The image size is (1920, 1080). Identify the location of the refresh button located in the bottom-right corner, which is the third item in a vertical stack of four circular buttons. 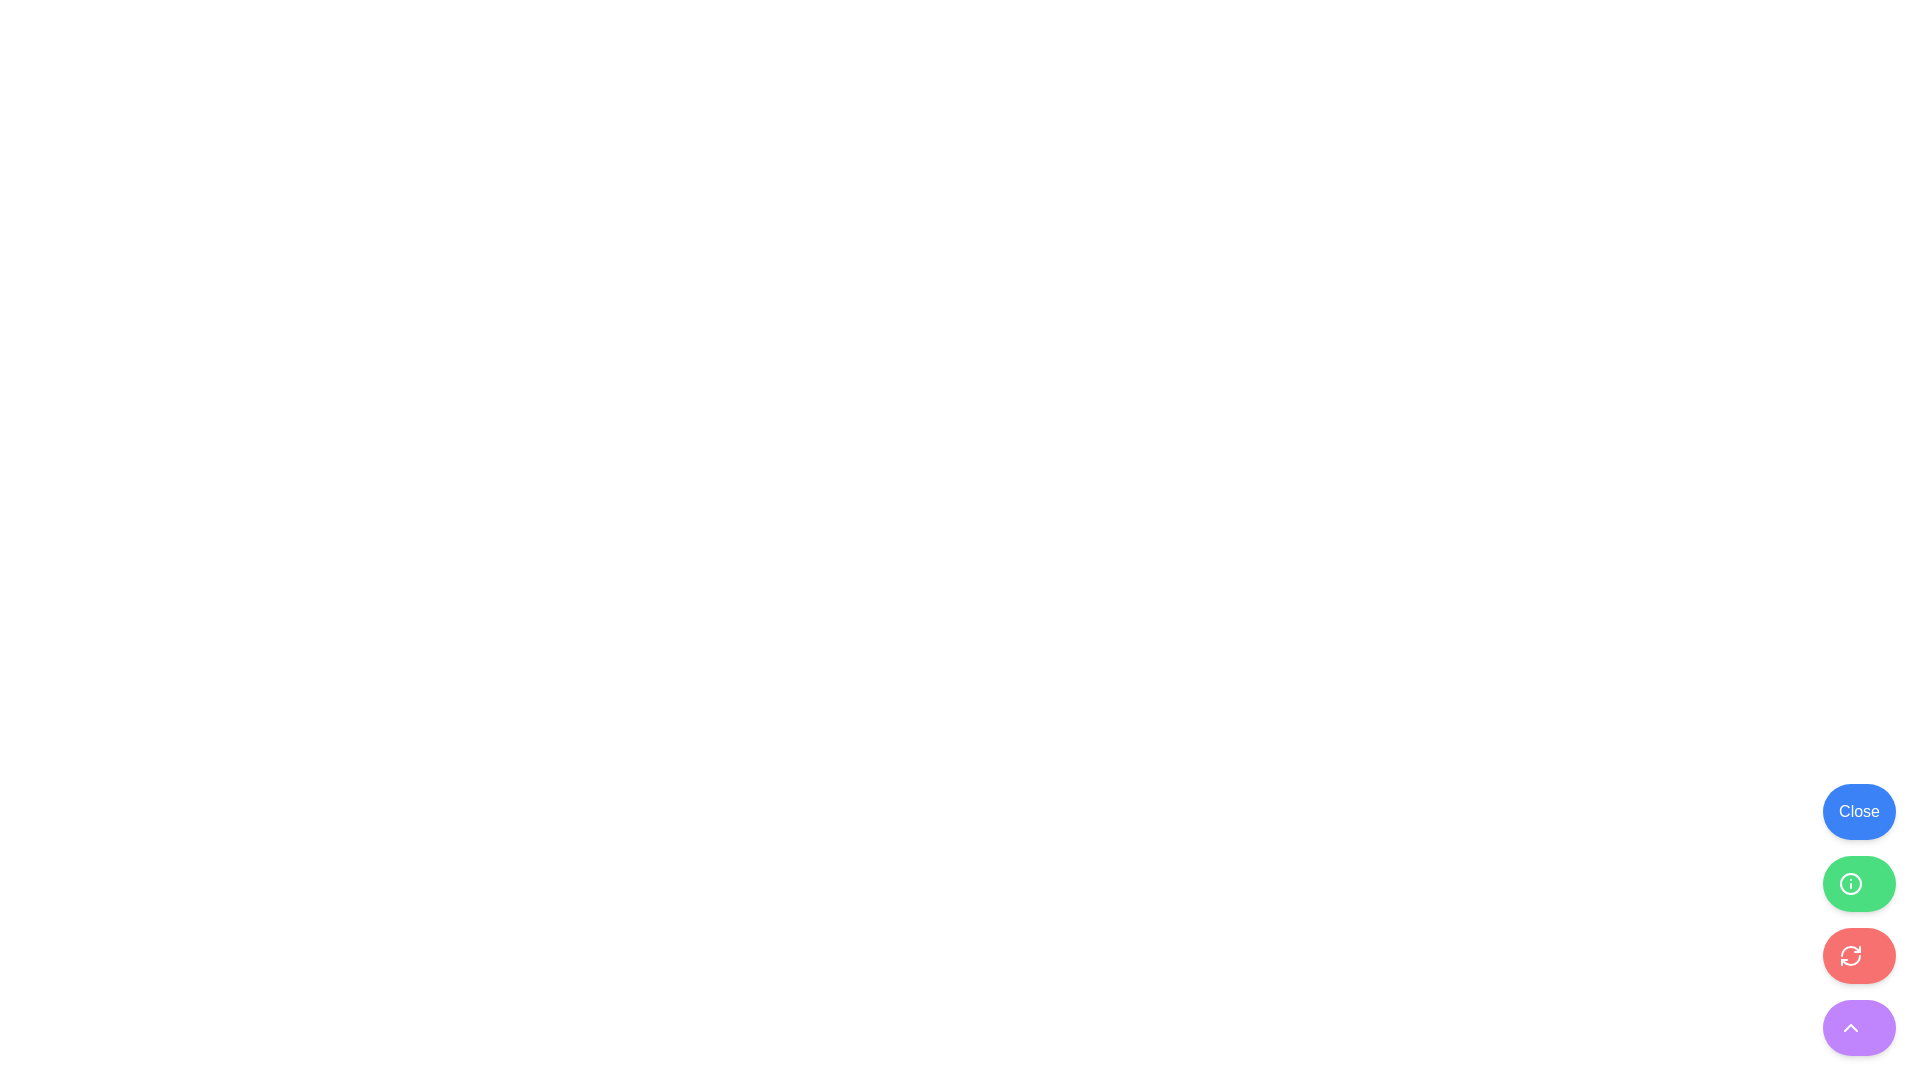
(1850, 955).